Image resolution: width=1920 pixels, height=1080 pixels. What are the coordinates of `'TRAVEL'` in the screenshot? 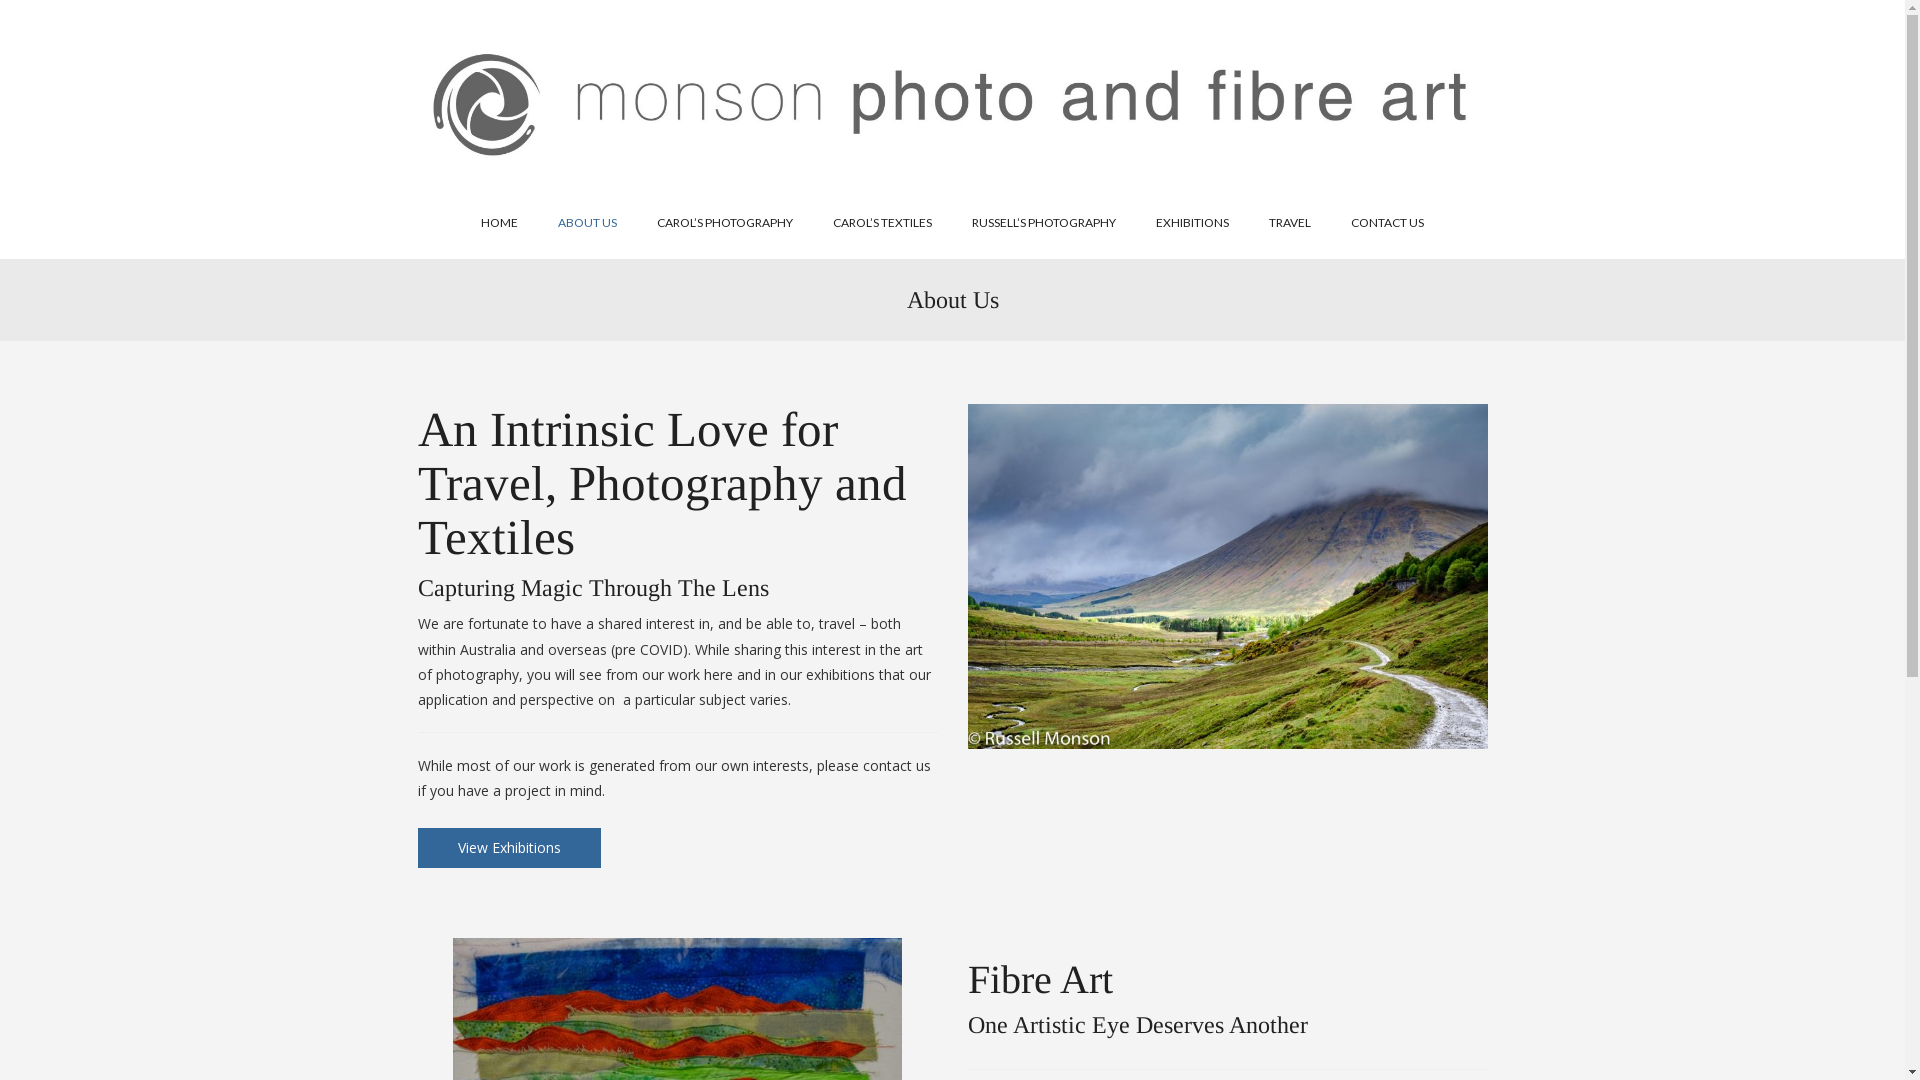 It's located at (1247, 223).